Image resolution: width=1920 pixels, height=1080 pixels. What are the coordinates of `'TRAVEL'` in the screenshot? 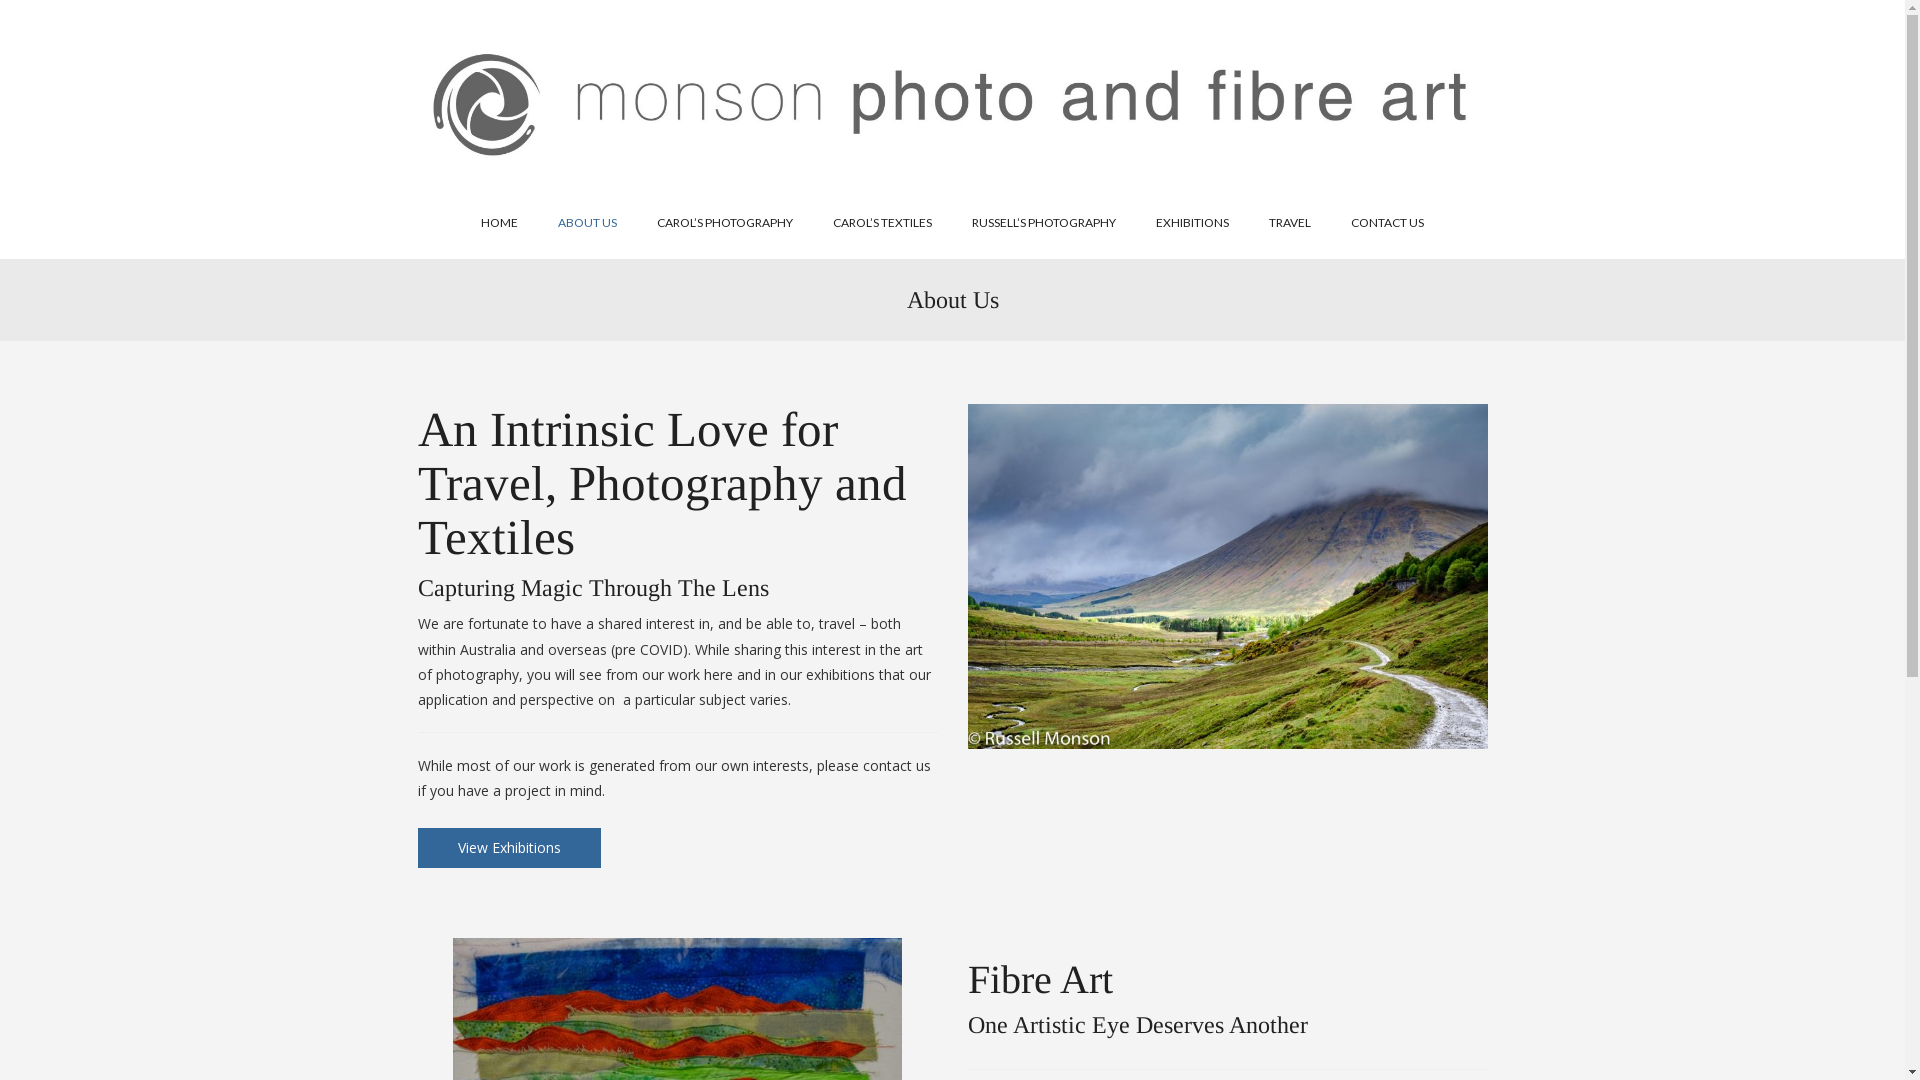 It's located at (1247, 223).